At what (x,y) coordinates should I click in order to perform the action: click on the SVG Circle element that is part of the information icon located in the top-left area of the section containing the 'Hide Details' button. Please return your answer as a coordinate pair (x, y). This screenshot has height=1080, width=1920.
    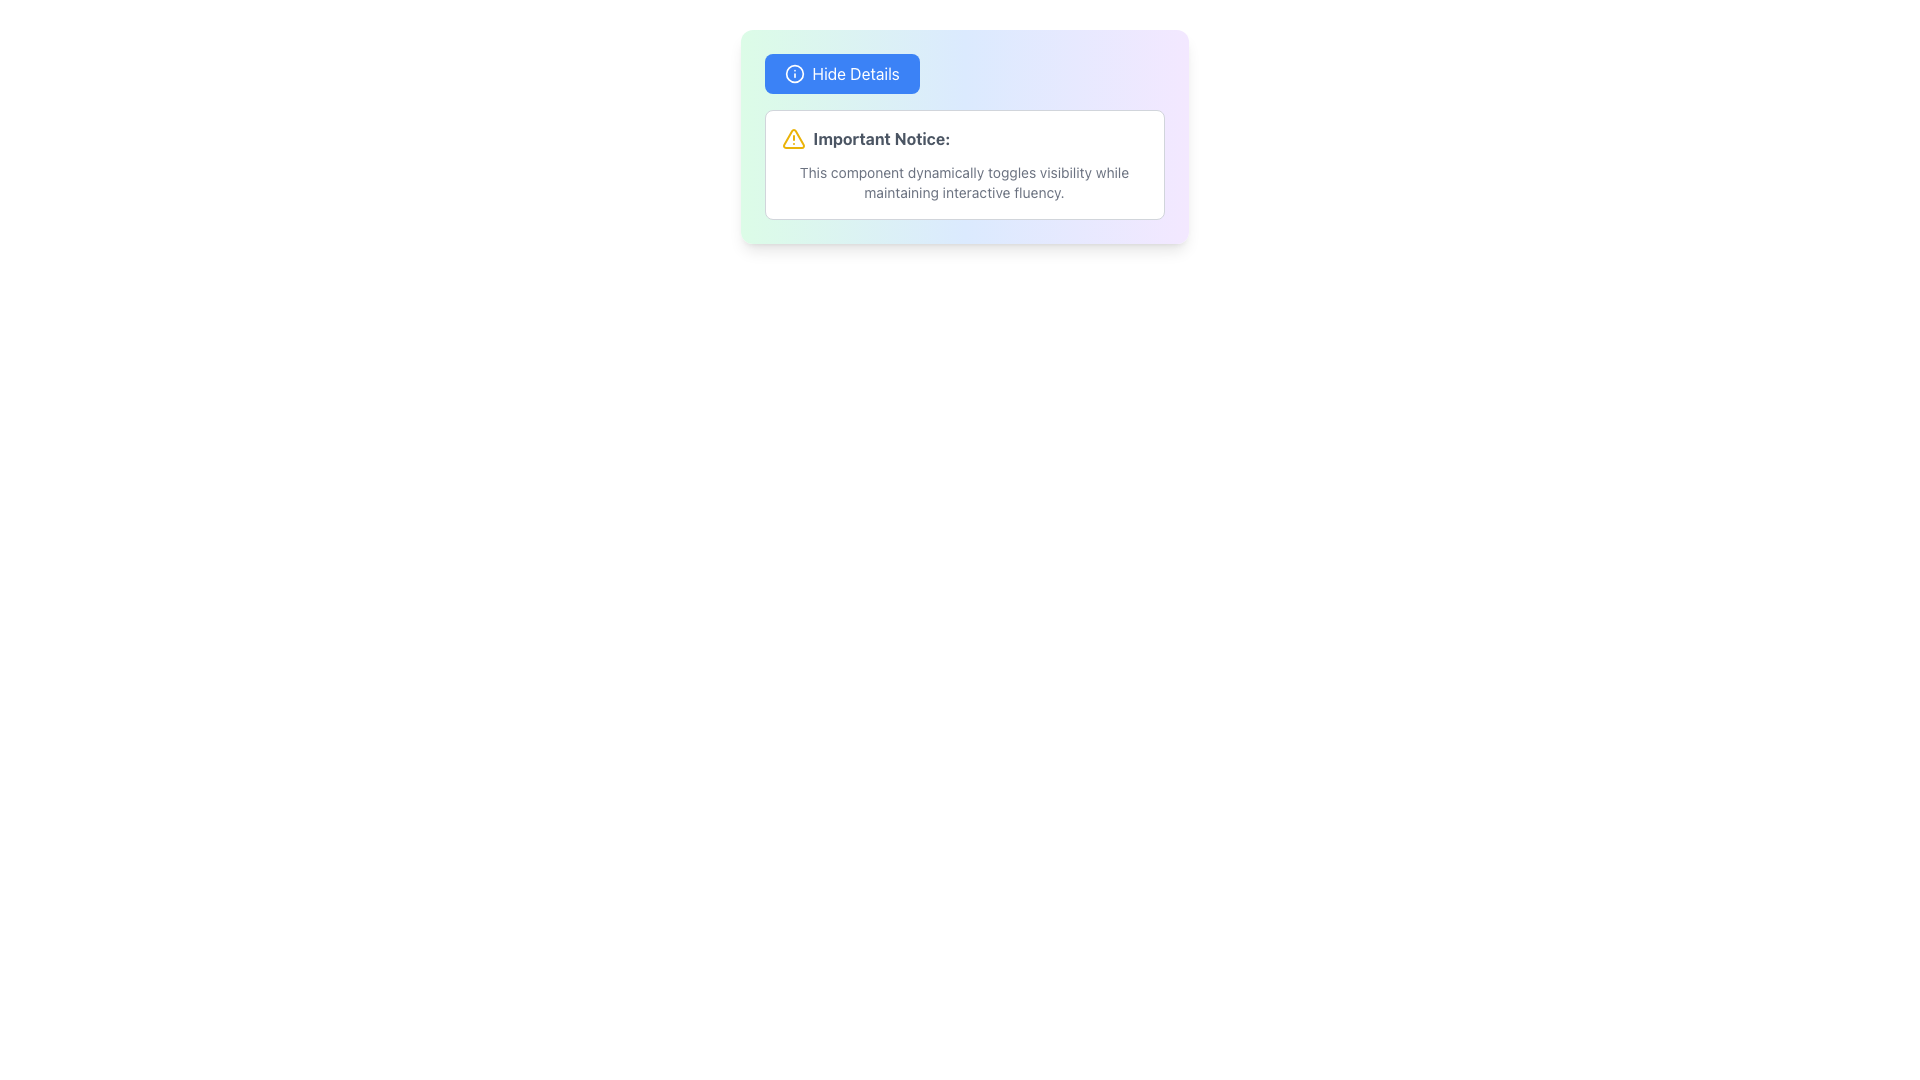
    Looking at the image, I should click on (793, 72).